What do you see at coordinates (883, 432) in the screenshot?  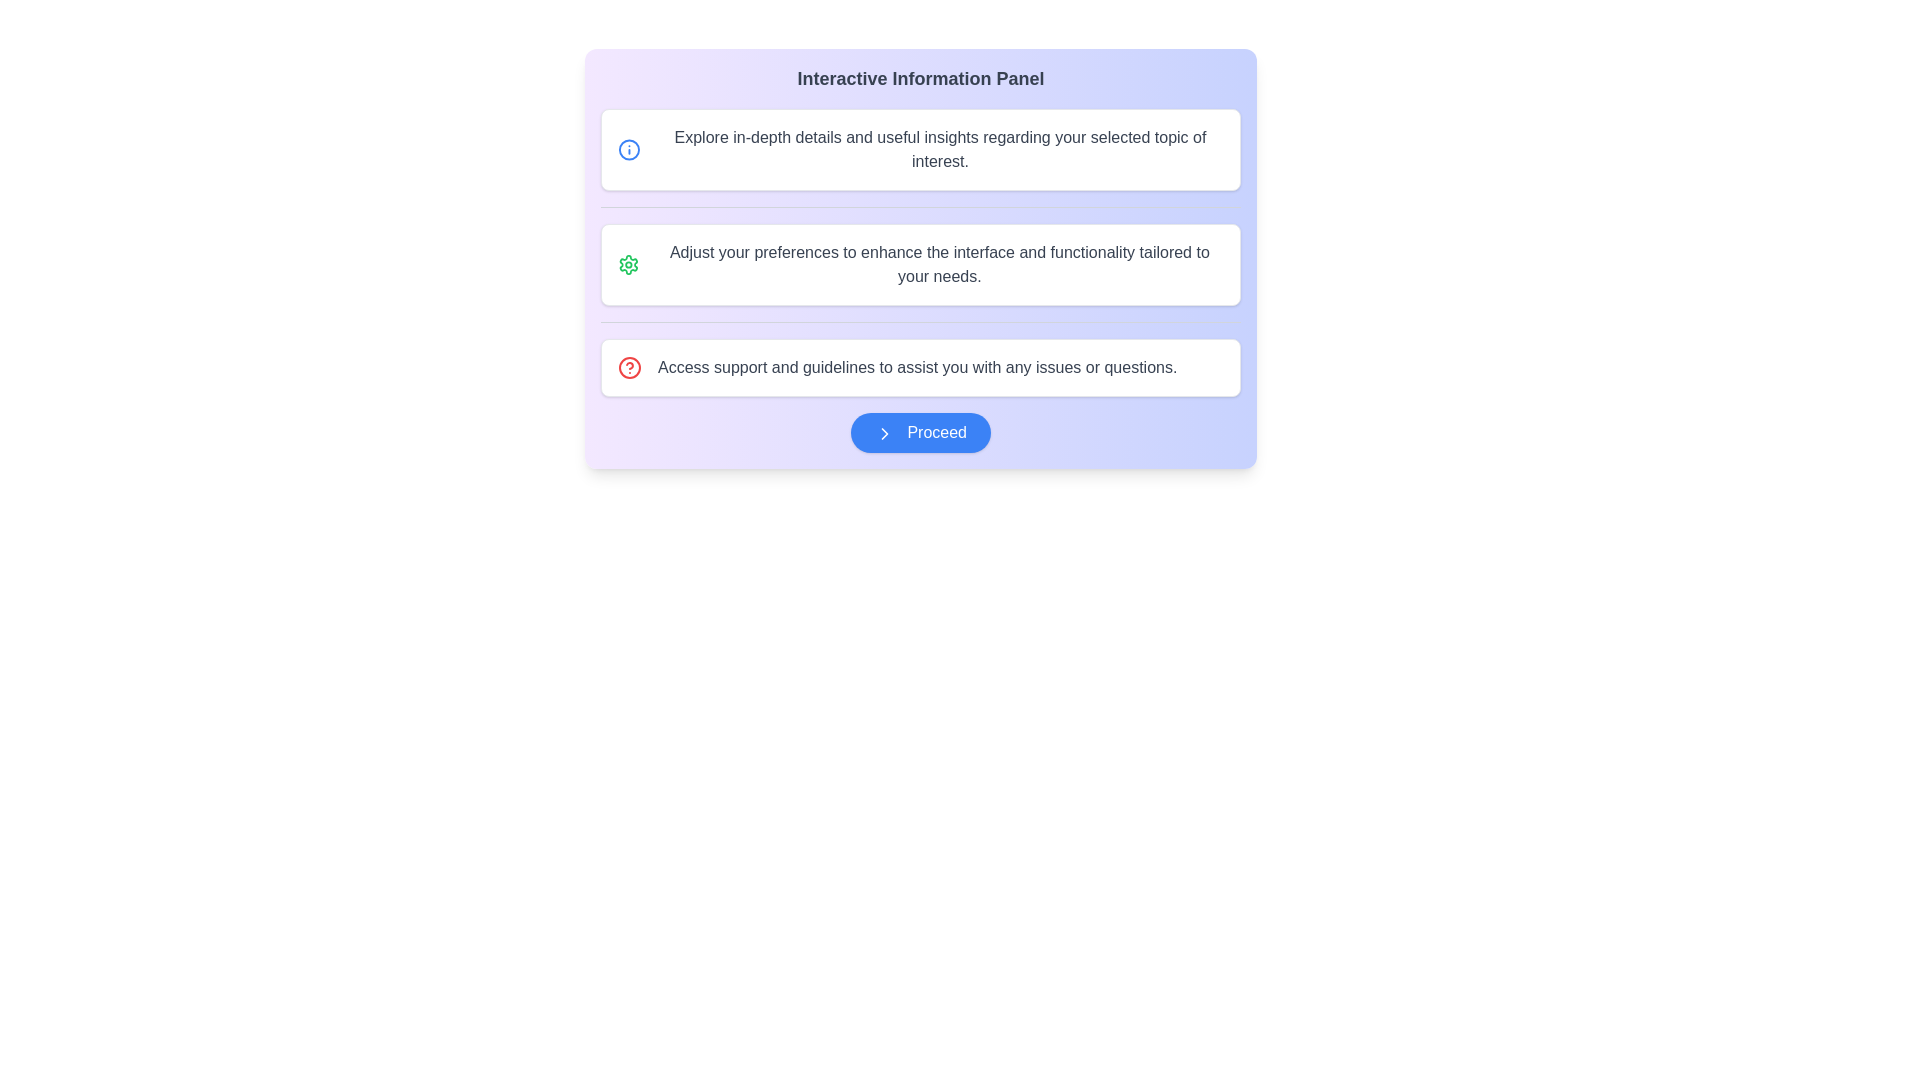 I see `the Decorative icon (chevron-right) located within the blue 'Proceed' button at the bottom center of the interface panel` at bounding box center [883, 432].